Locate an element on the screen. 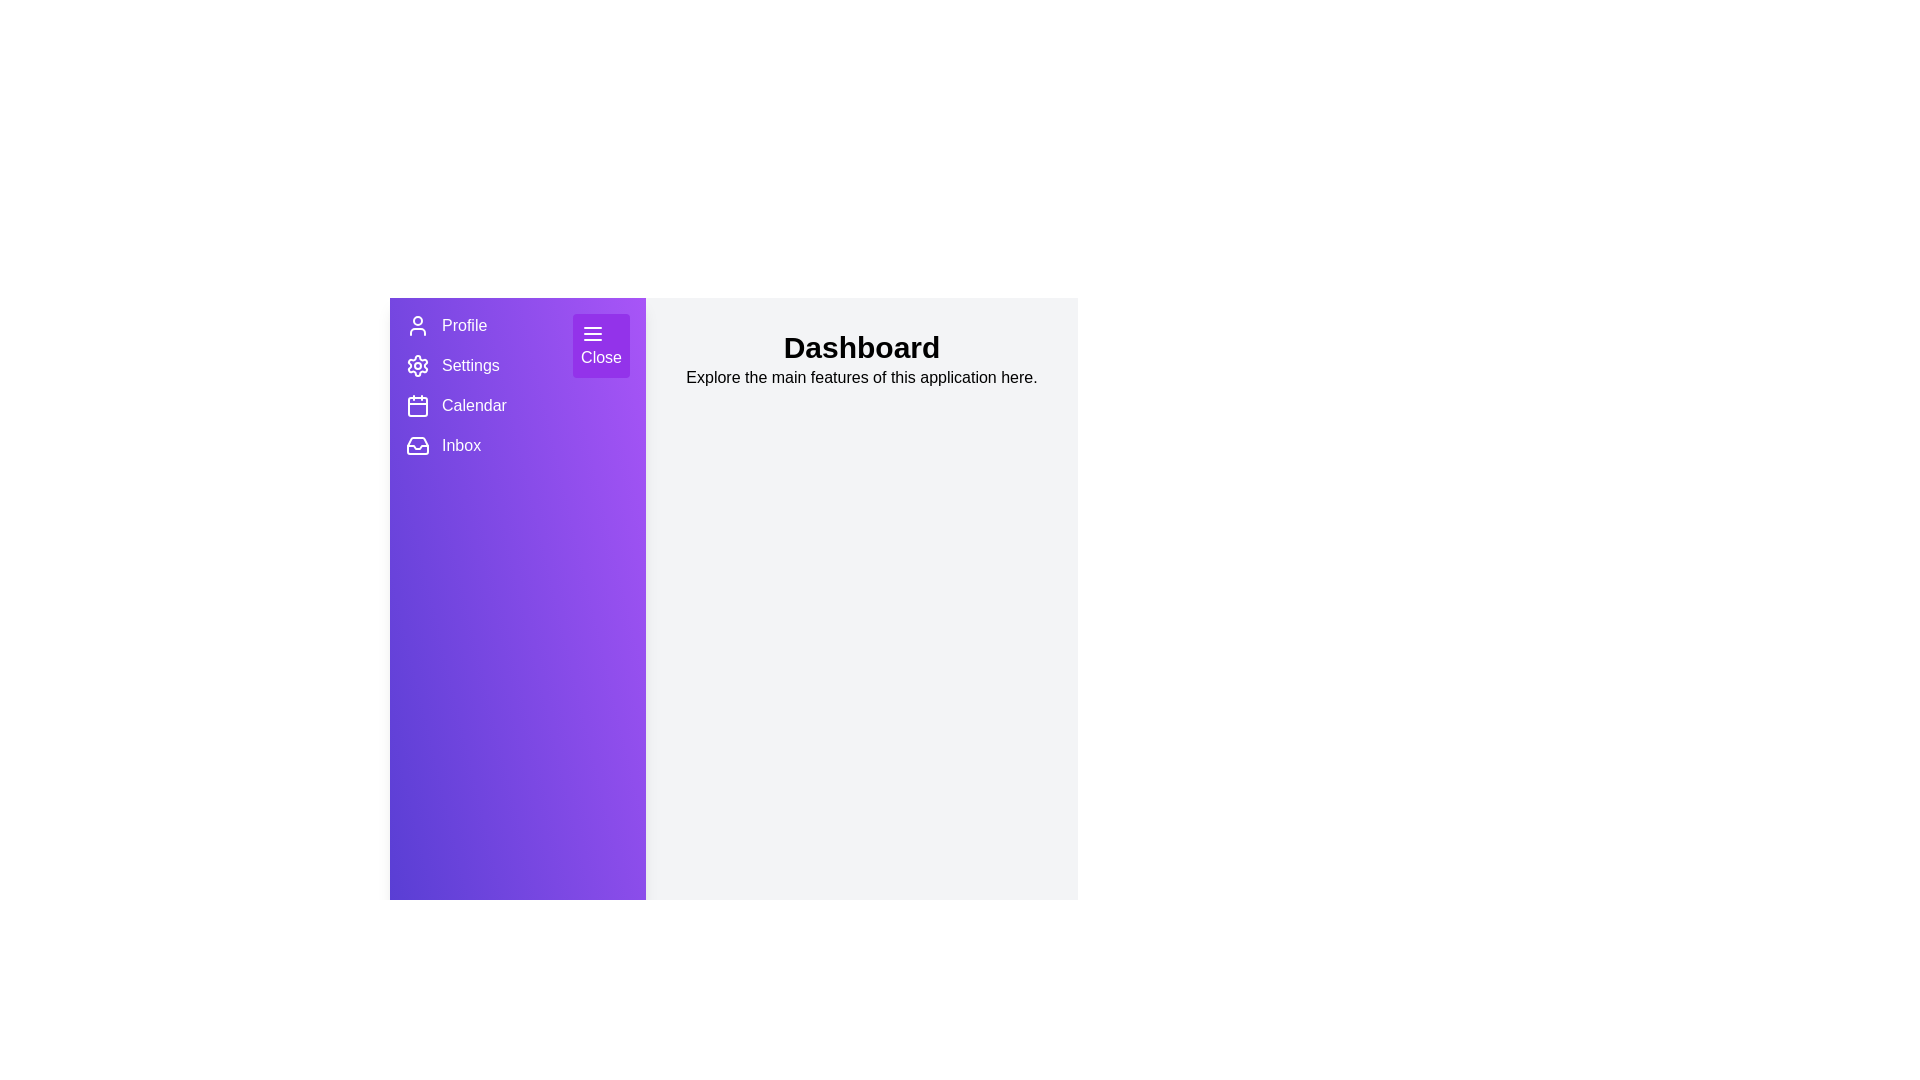 The image size is (1920, 1080). the close button to toggle the drawer visibility is located at coordinates (600, 345).